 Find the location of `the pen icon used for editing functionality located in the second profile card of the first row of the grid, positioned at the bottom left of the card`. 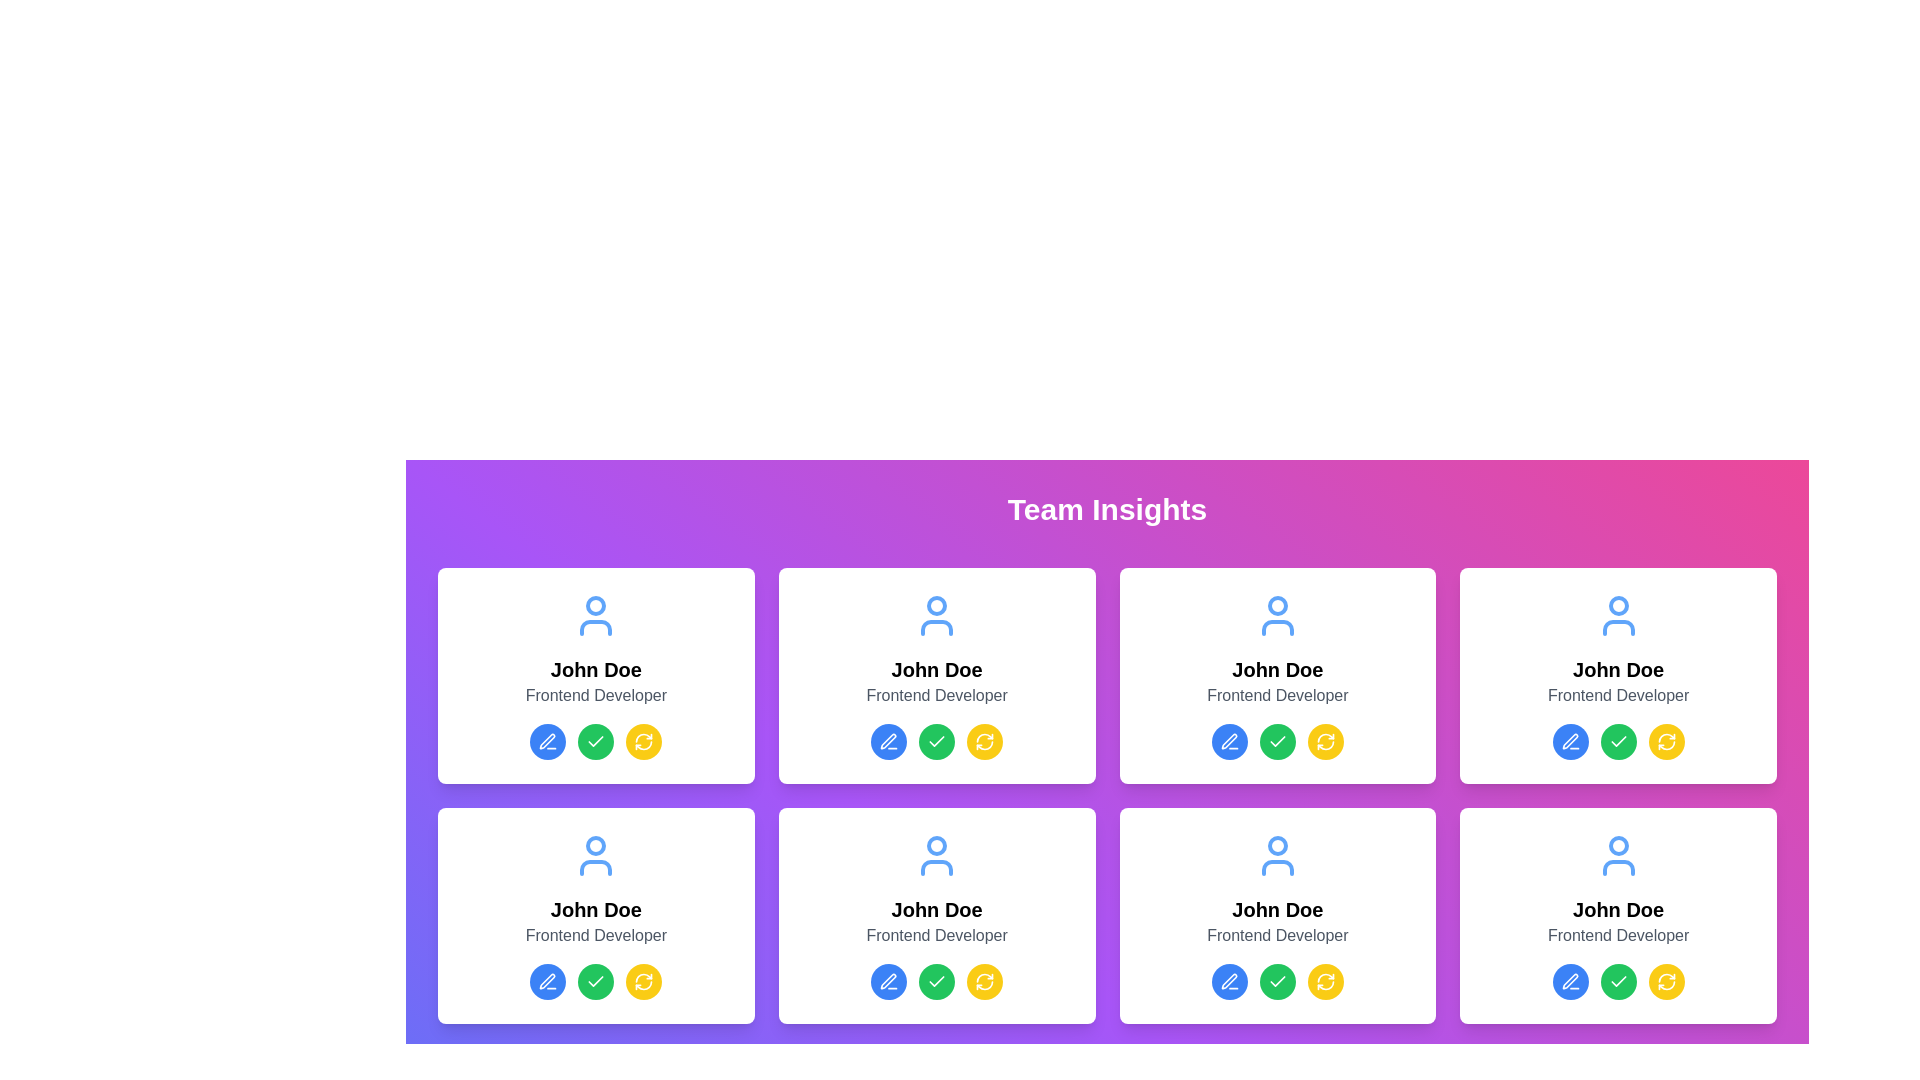

the pen icon used for editing functionality located in the second profile card of the first row of the grid, positioned at the bottom left of the card is located at coordinates (1228, 741).